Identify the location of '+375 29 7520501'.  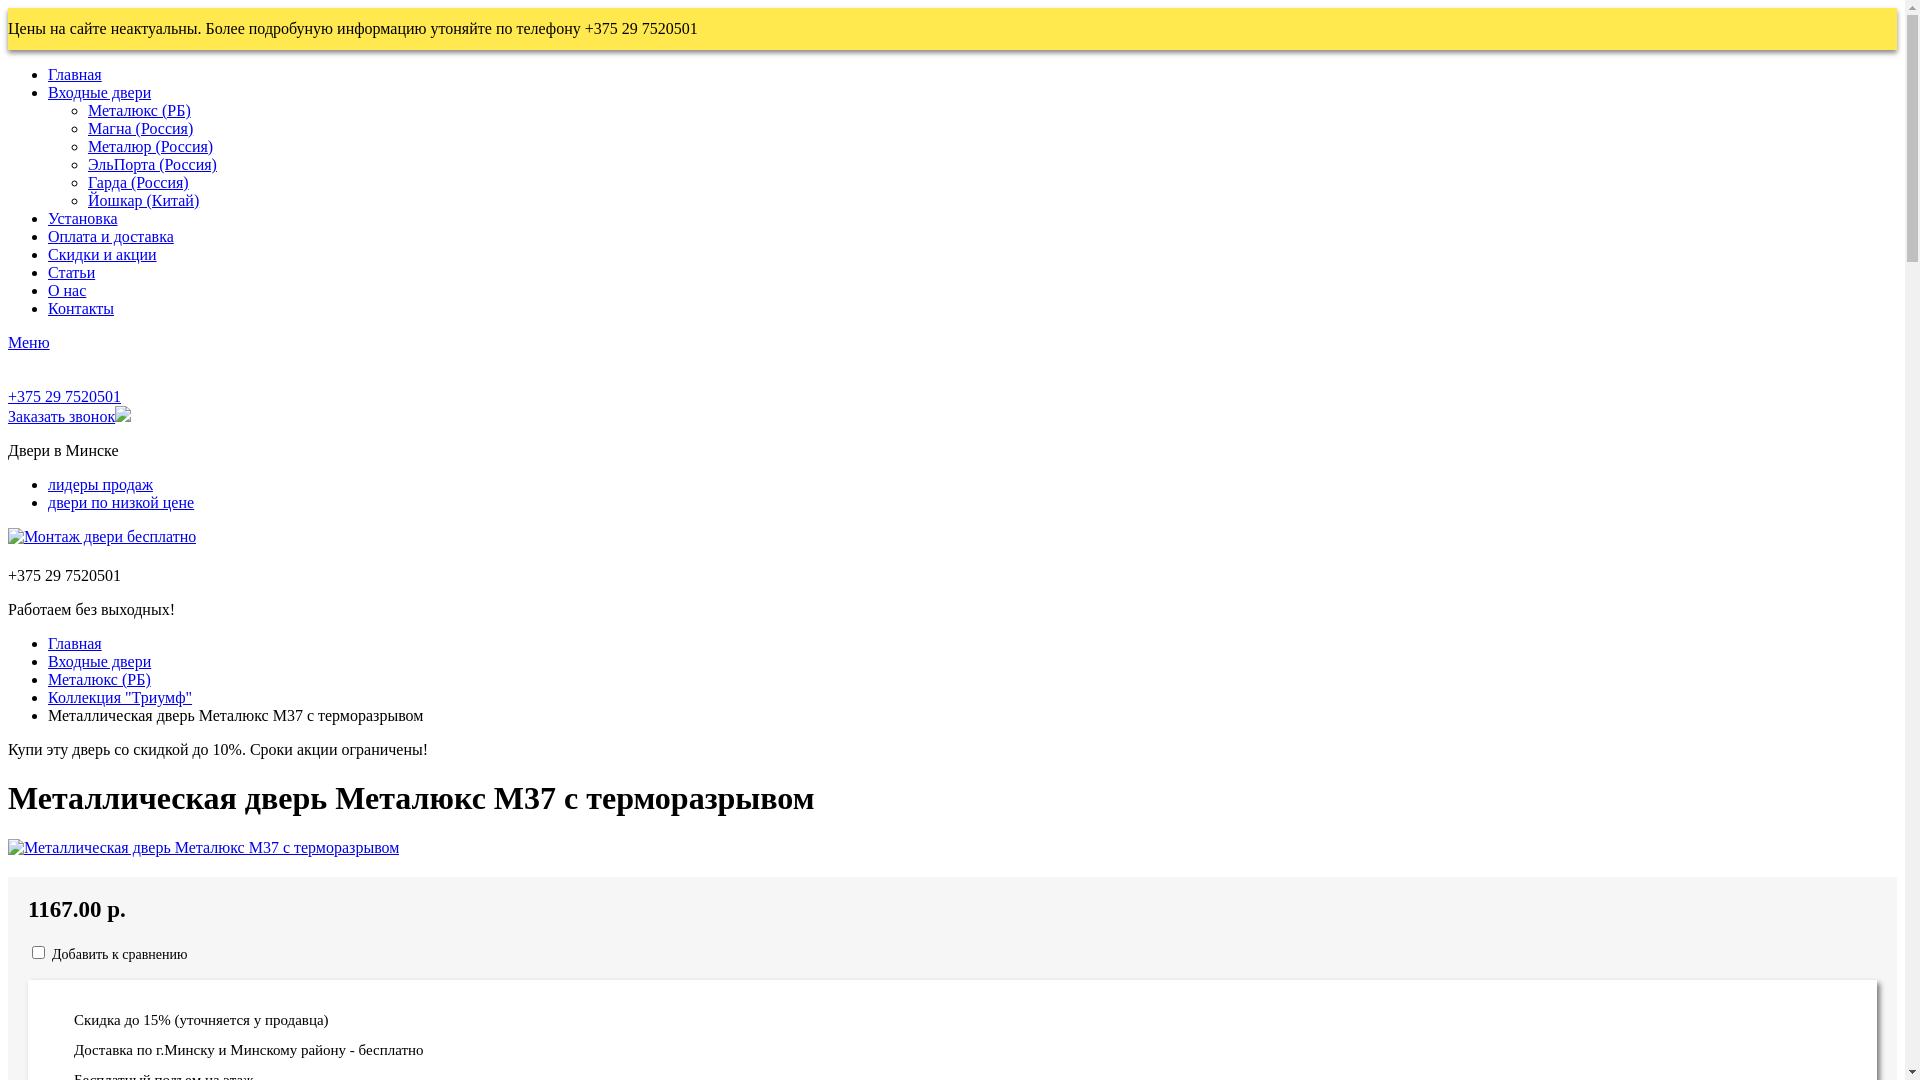
(64, 396).